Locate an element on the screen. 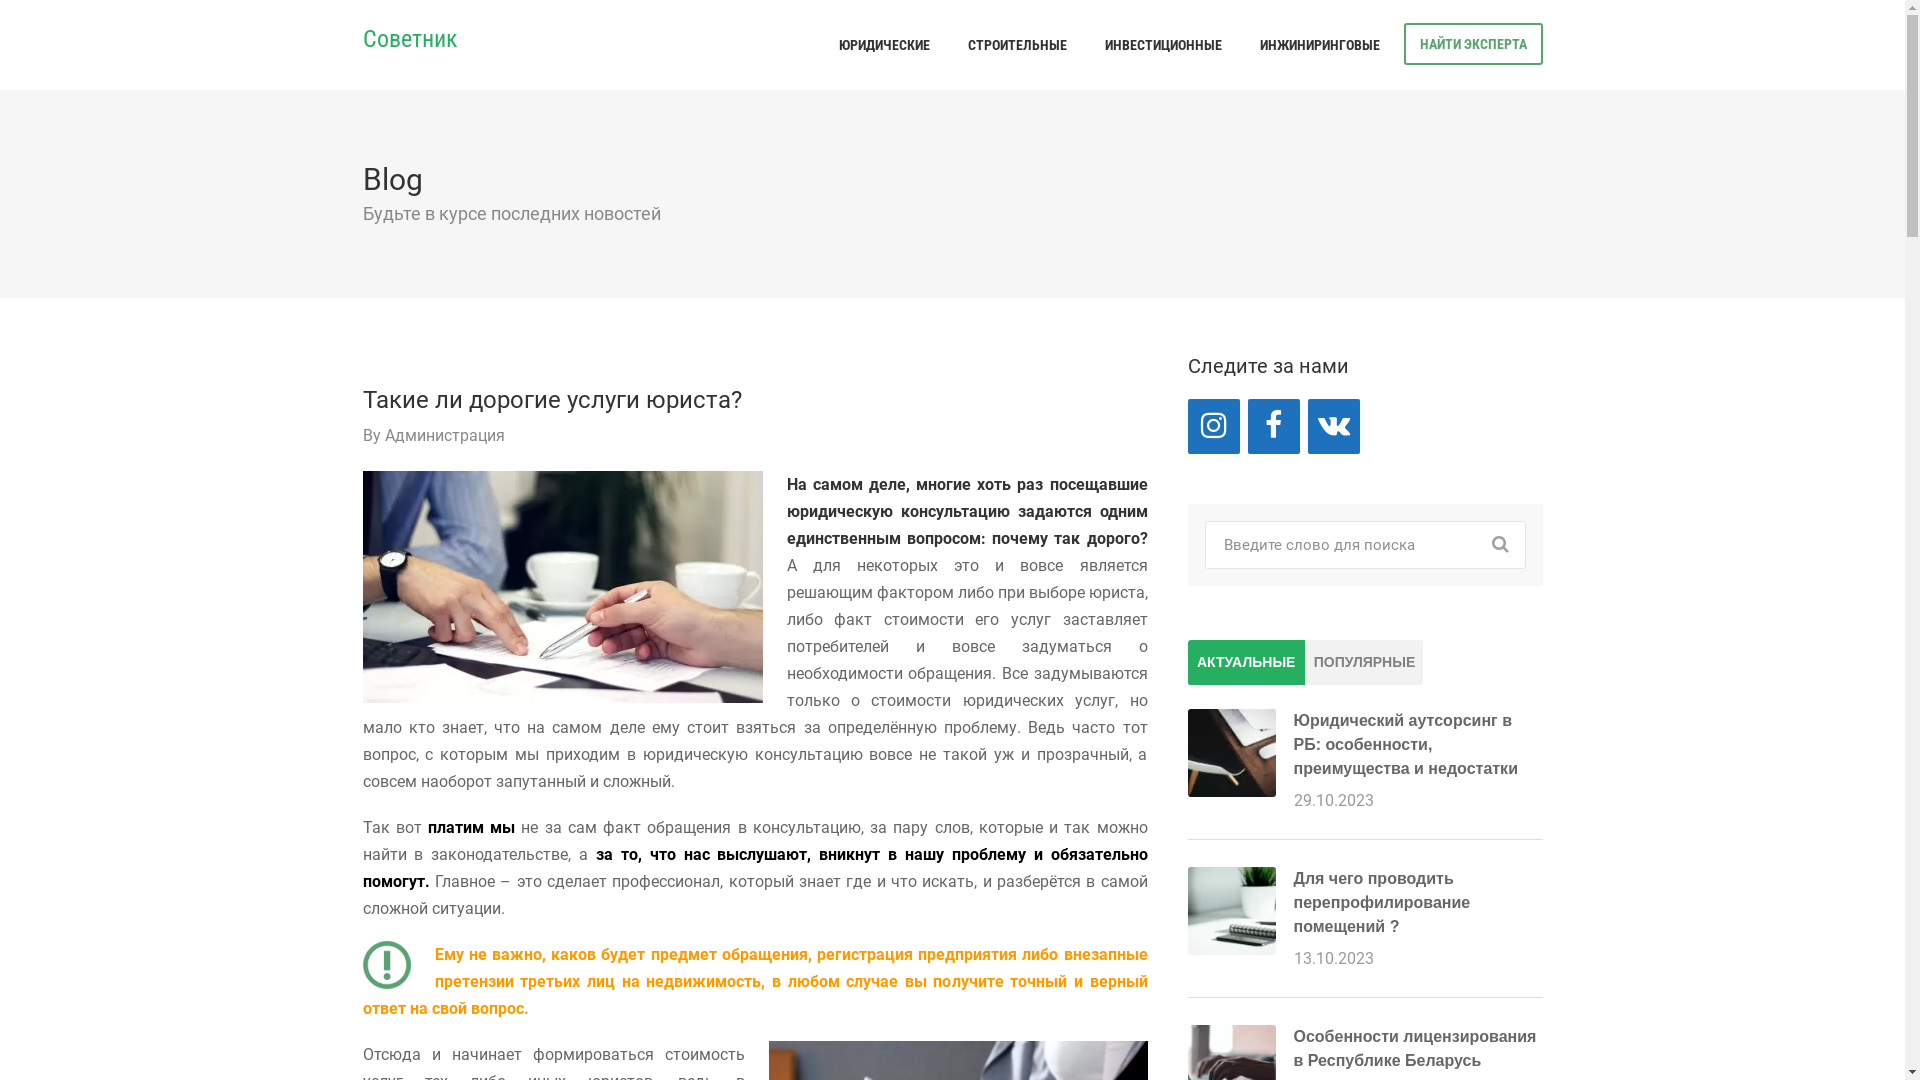 The image size is (1920, 1080). 'Instagram' is located at coordinates (1213, 425).